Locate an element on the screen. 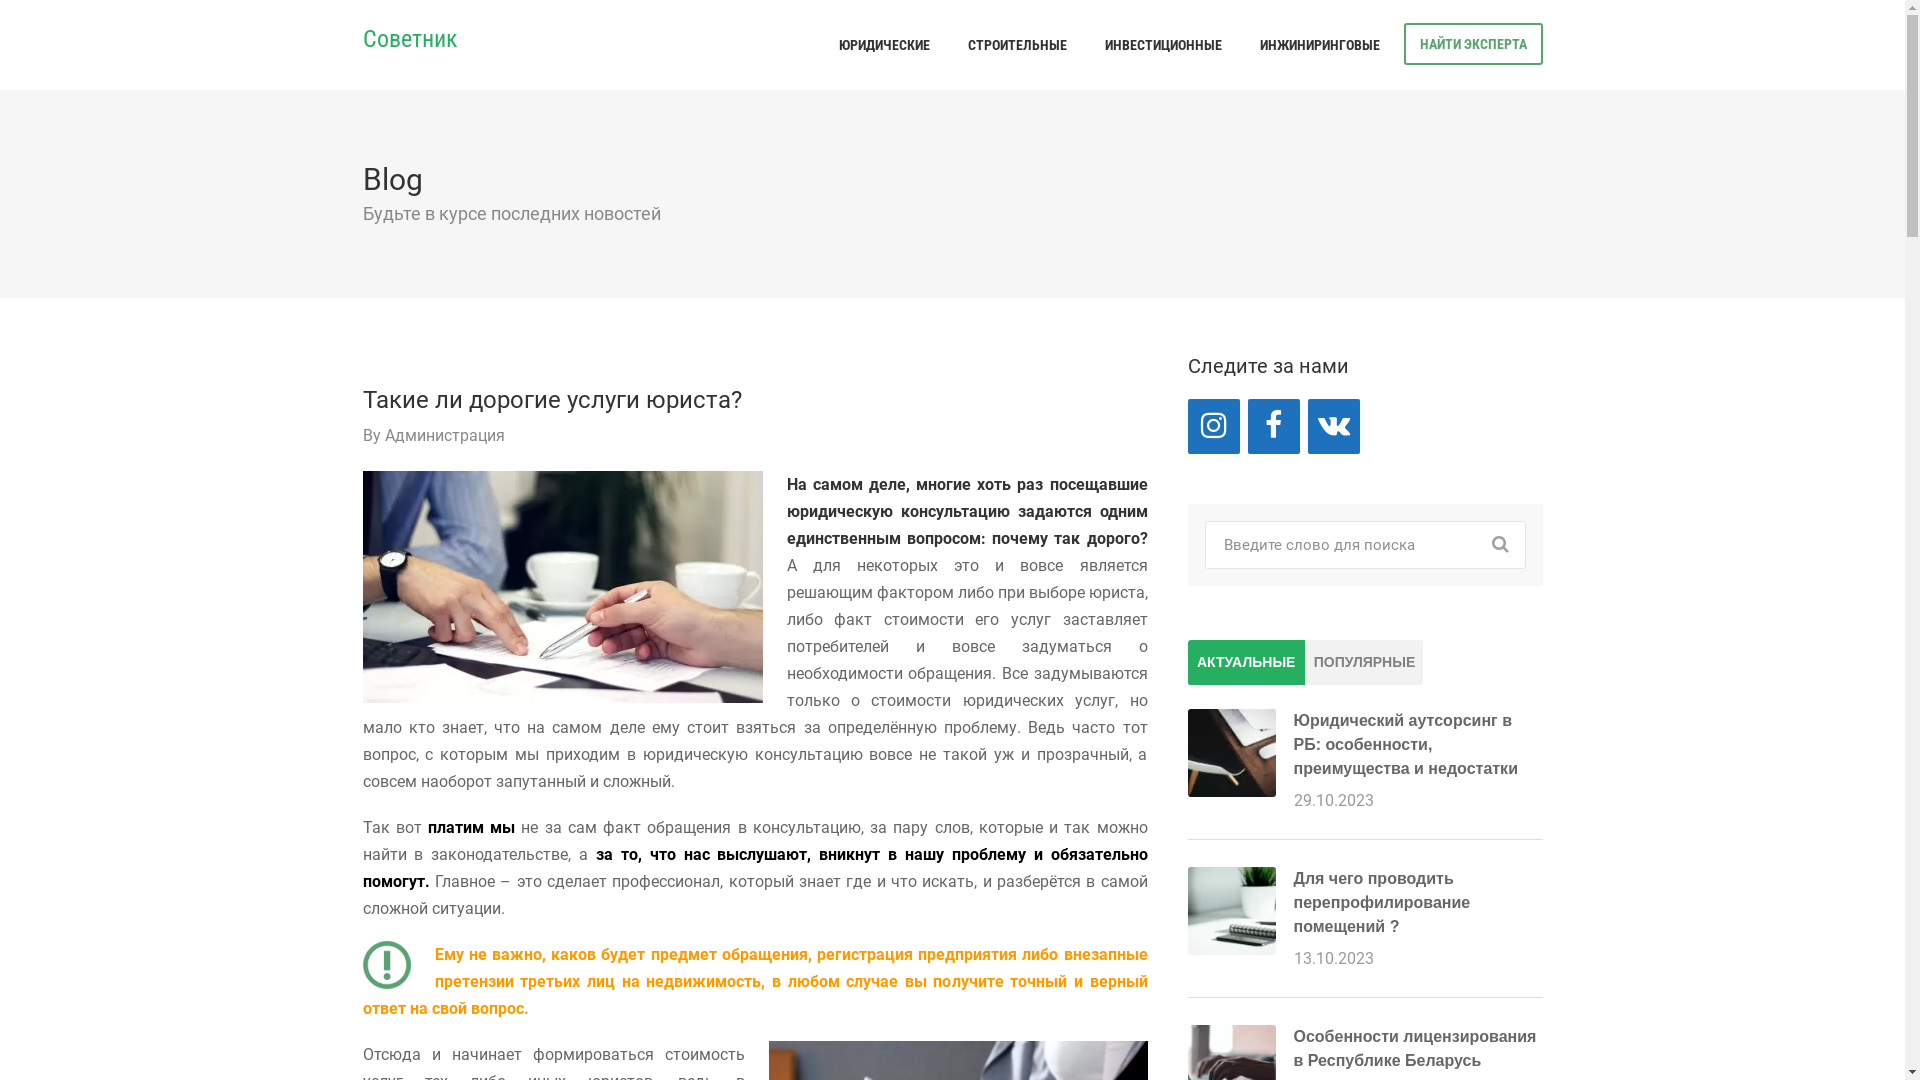 The image size is (1920, 1080). 'Instagram' is located at coordinates (1213, 425).